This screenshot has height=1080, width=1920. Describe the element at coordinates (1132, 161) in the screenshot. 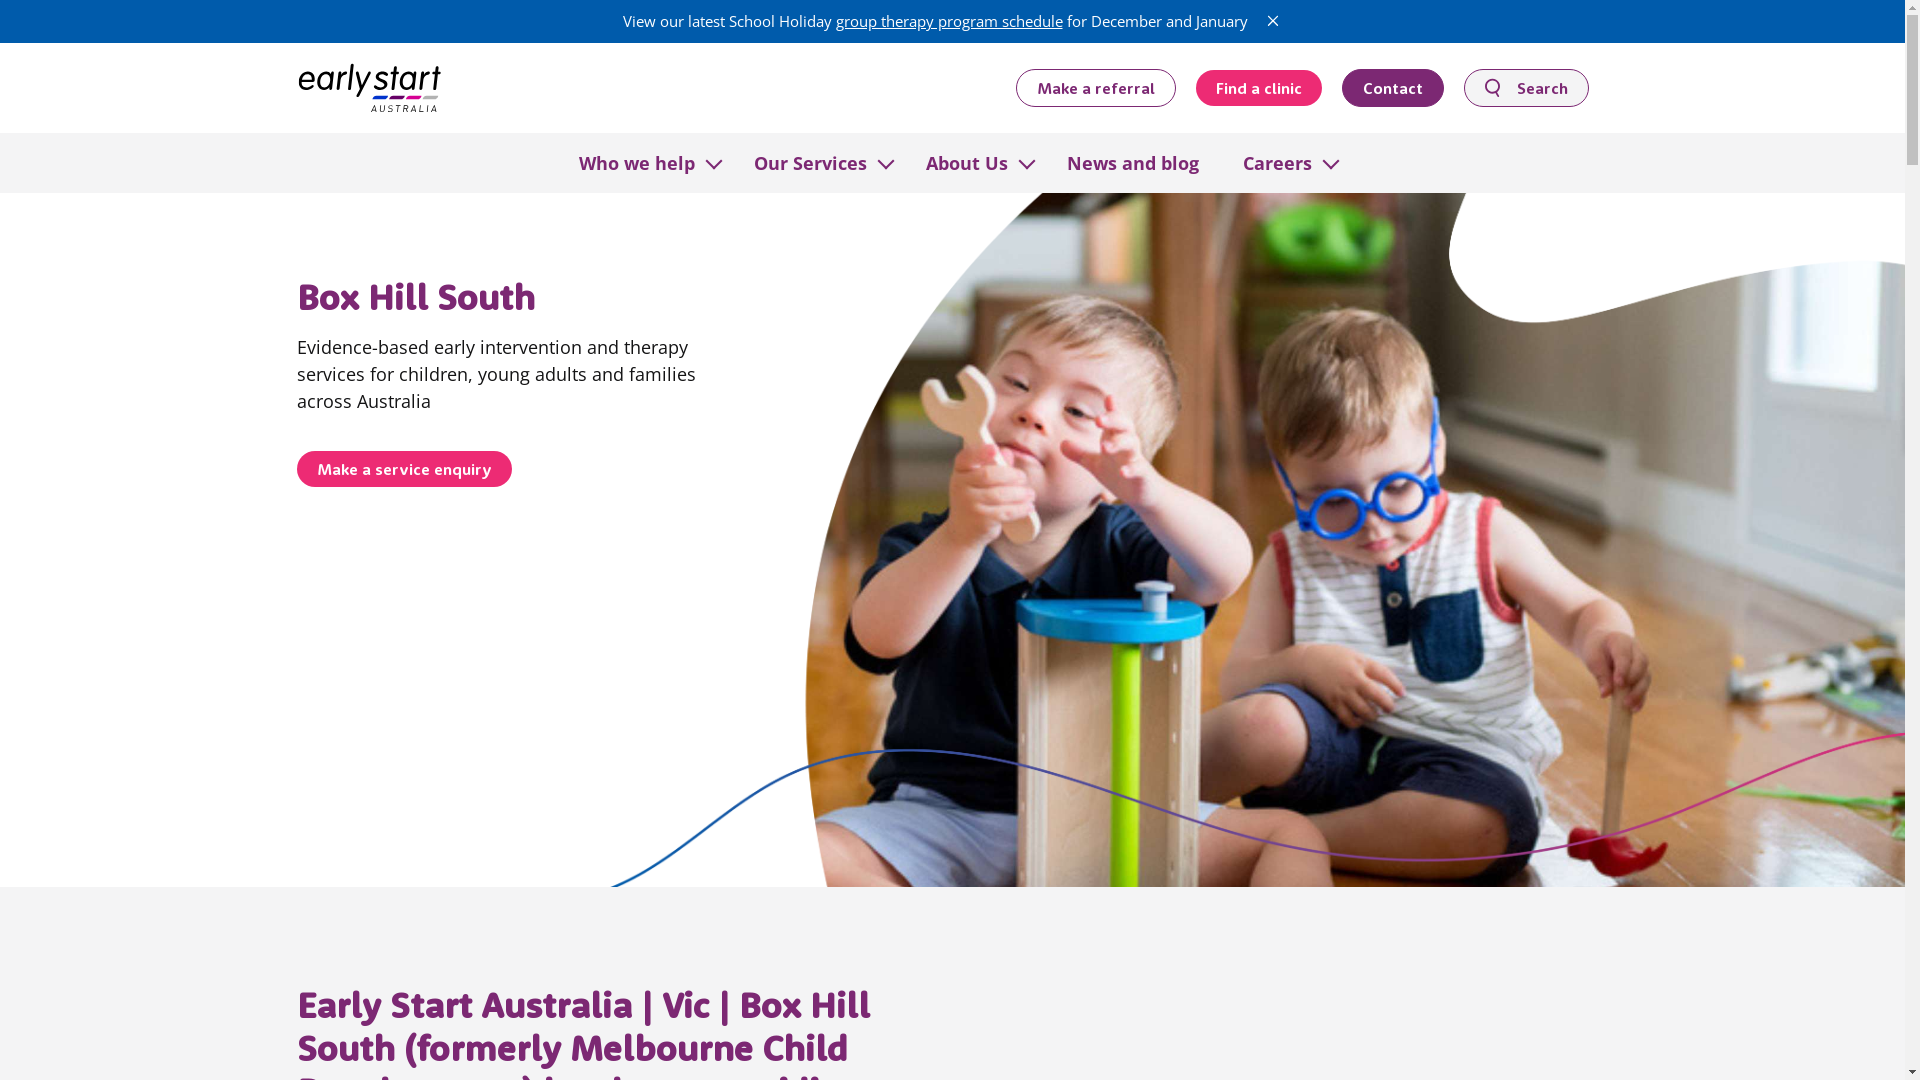

I see `'News and blog'` at that location.